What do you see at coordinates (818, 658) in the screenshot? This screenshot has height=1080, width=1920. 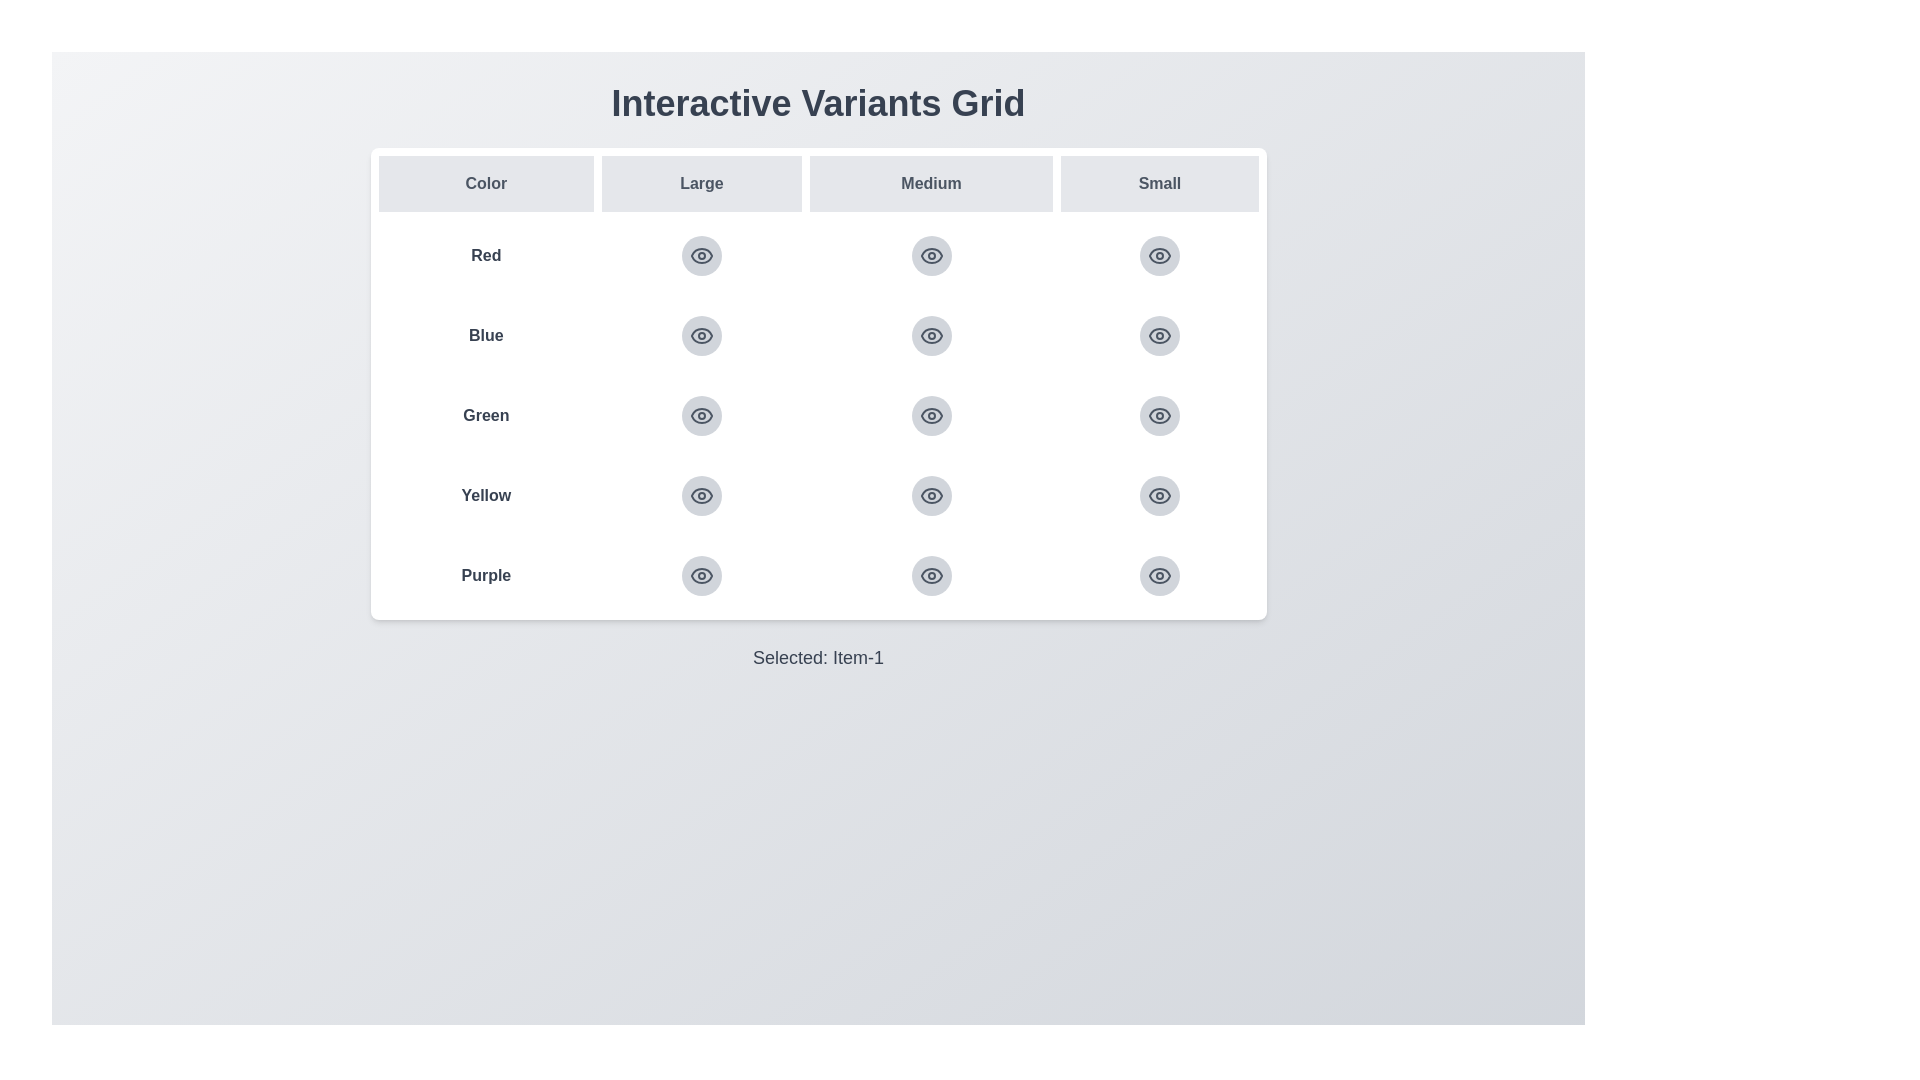 I see `the text label that displays the currently selected item in the interactive grid, which is centered below the grid and is the only text element in its vicinity` at bounding box center [818, 658].